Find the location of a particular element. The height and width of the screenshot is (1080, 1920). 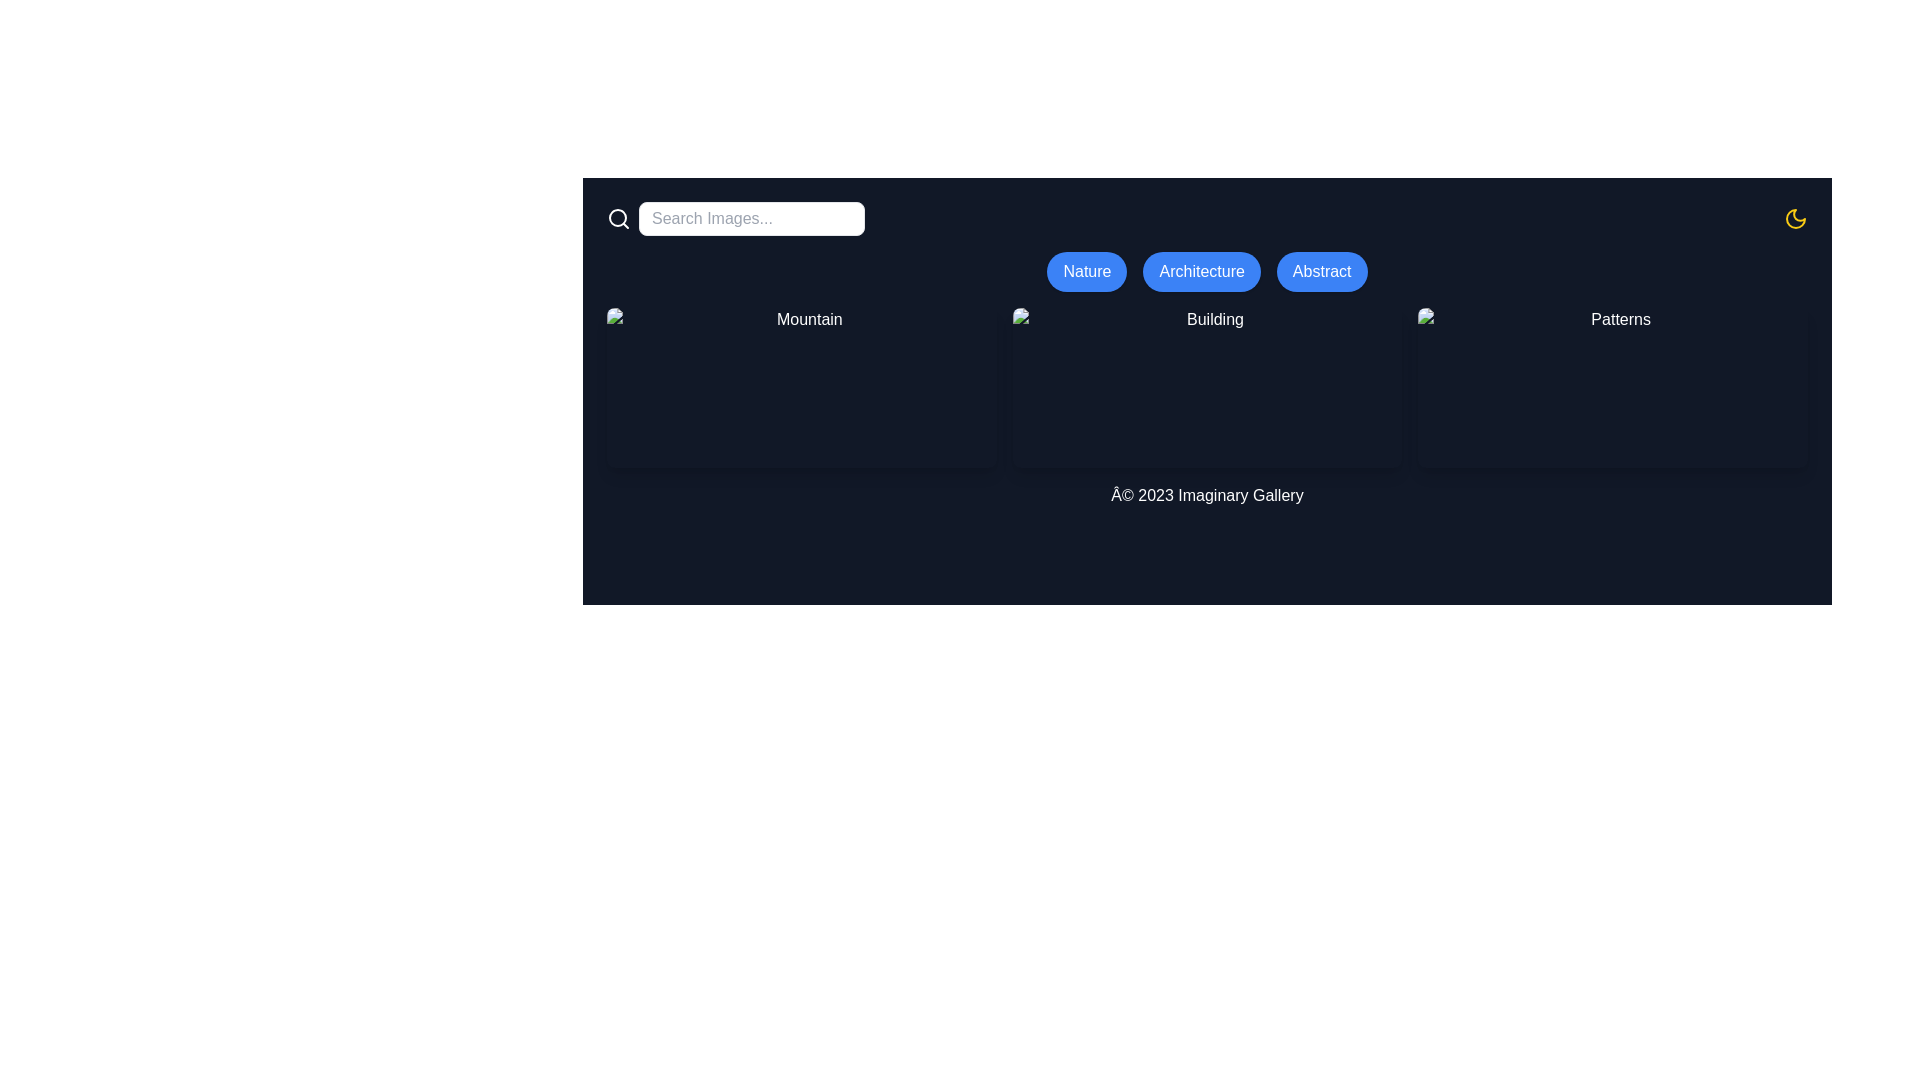

the icon button located at the far right of the header, which toggles between light and dark themes is located at coordinates (1795, 219).